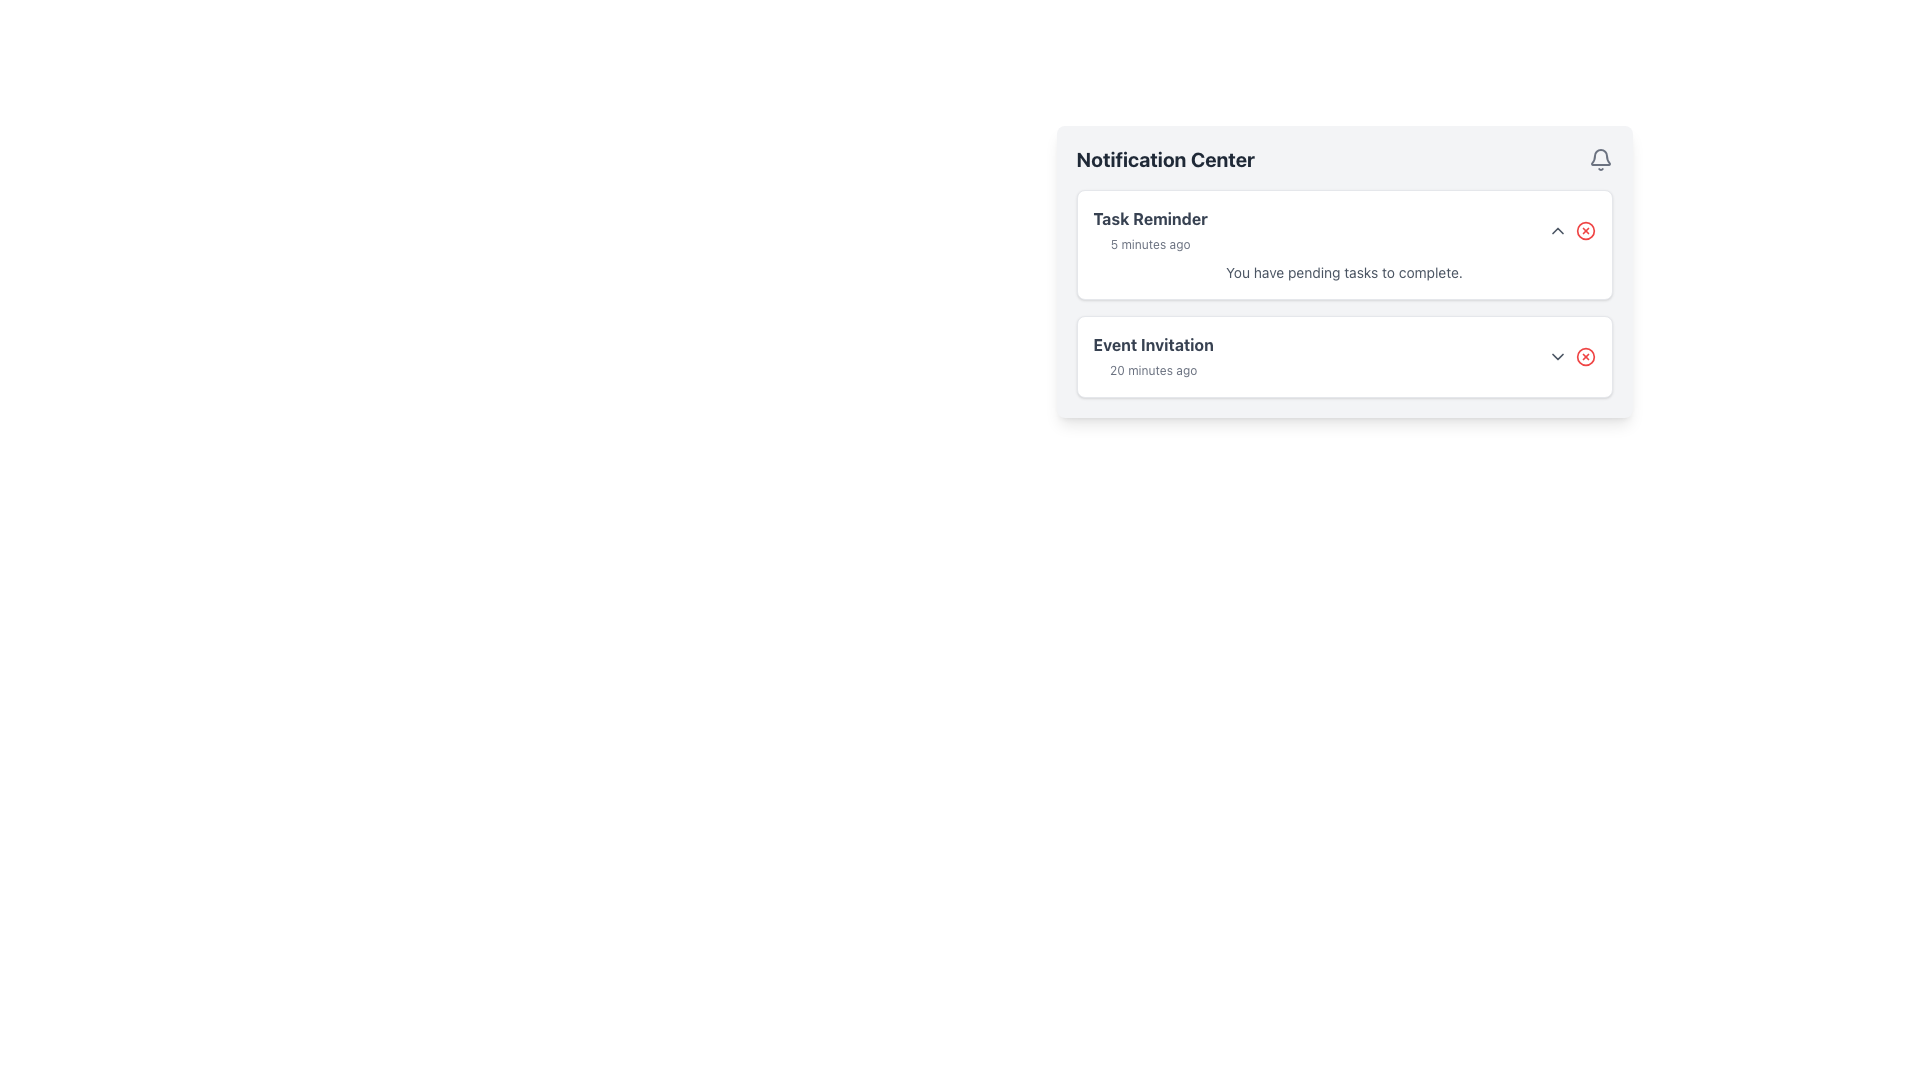 The image size is (1920, 1080). What do you see at coordinates (1150, 219) in the screenshot?
I see `text from the Text Label containing 'Task Reminder', which is styled in bold and gray color, located in the top-right section of the notification panel` at bounding box center [1150, 219].